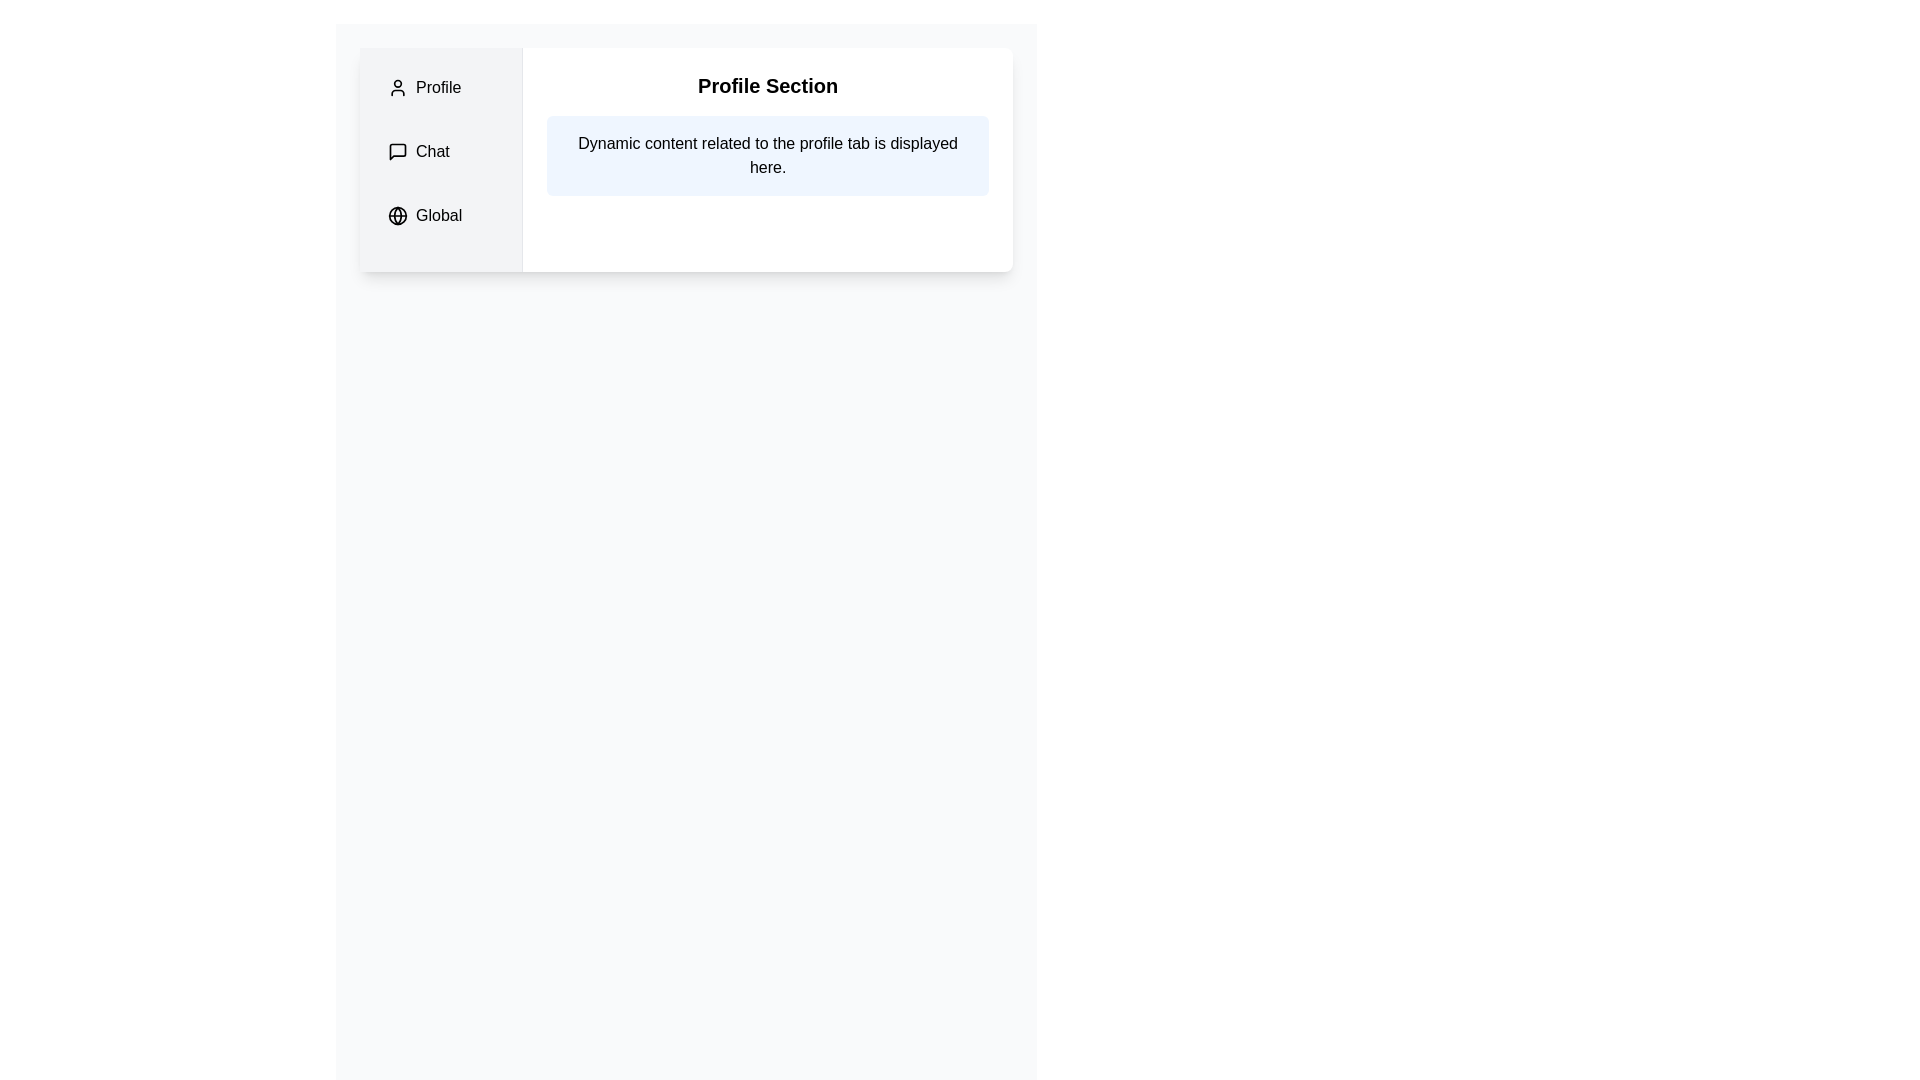  Describe the element at coordinates (398, 216) in the screenshot. I see `the globe icon located in the leftmost vertical navigation bar, which is the third icon below the 'Chat' label and above the 'Global' text` at that location.